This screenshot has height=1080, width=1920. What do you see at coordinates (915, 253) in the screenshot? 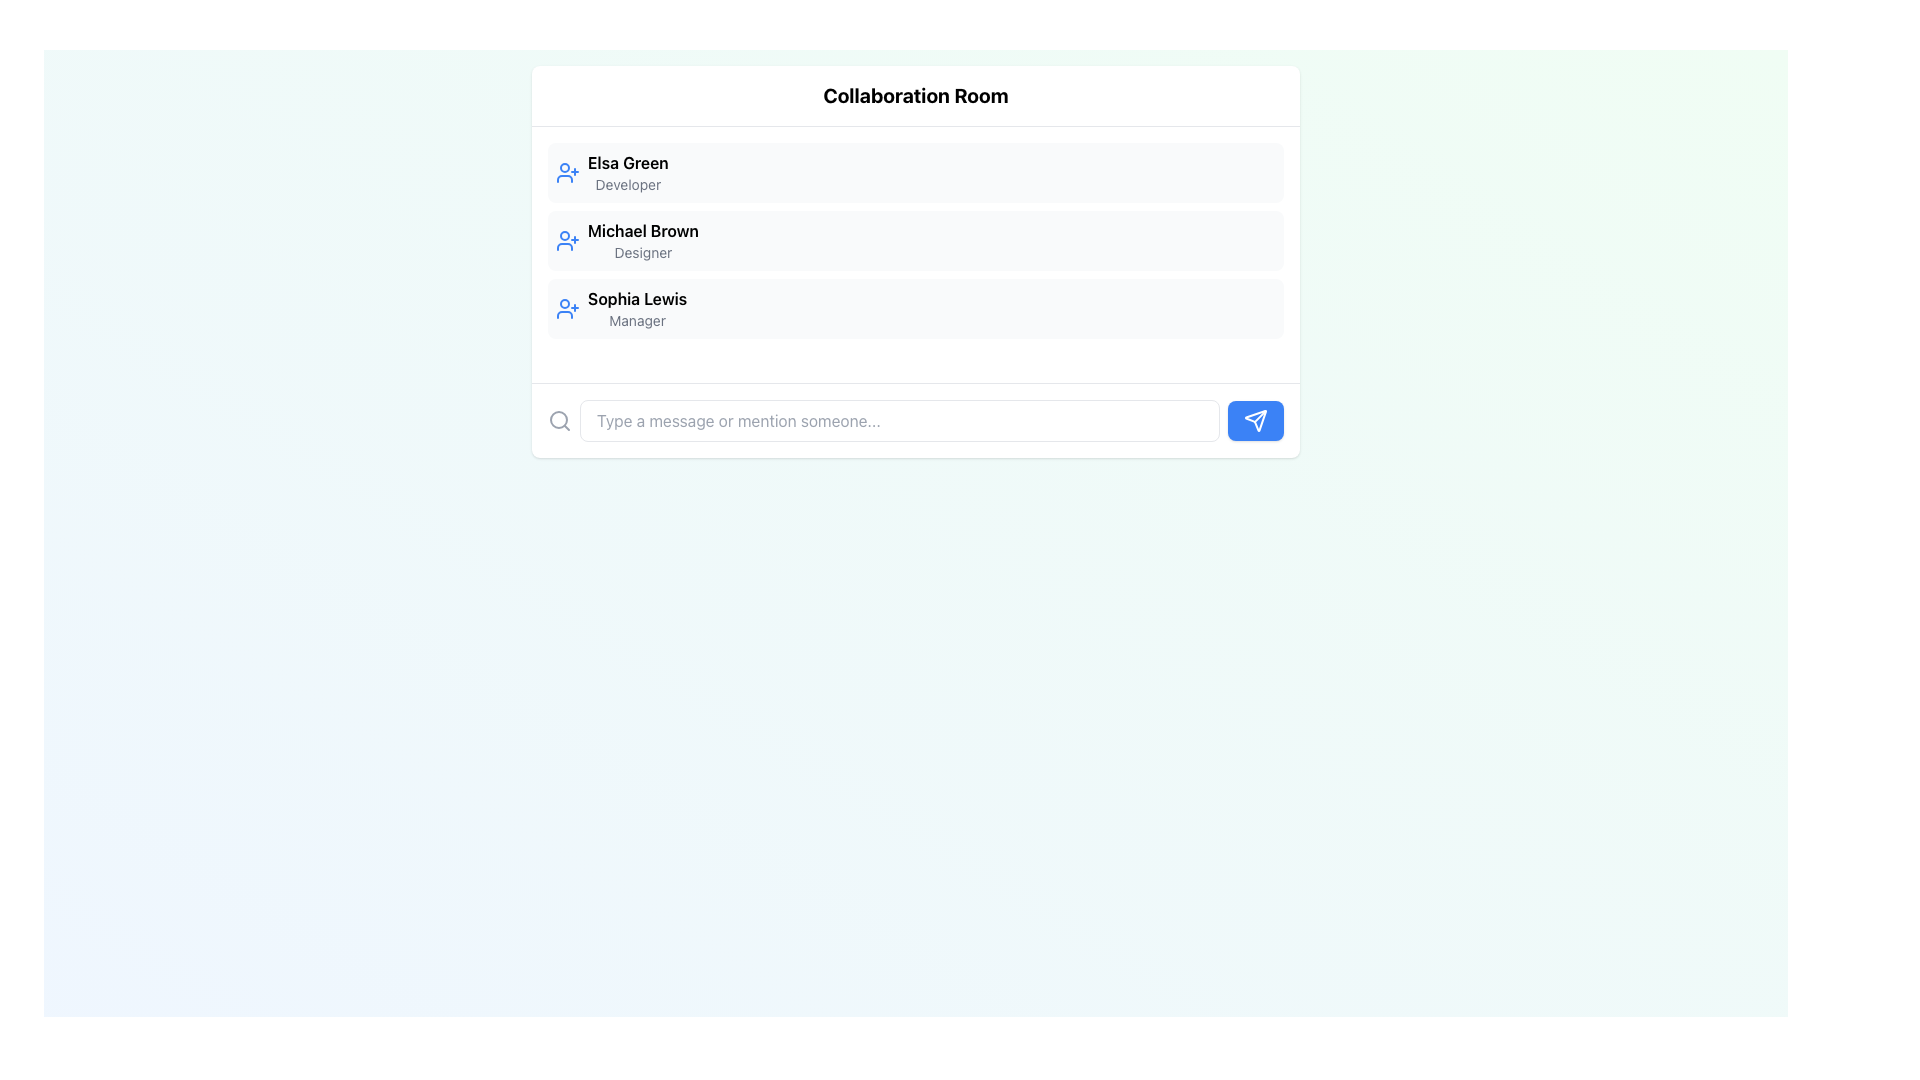
I see `the user entry for 'Michael Brown', a Designer, in the collaboration room list` at bounding box center [915, 253].